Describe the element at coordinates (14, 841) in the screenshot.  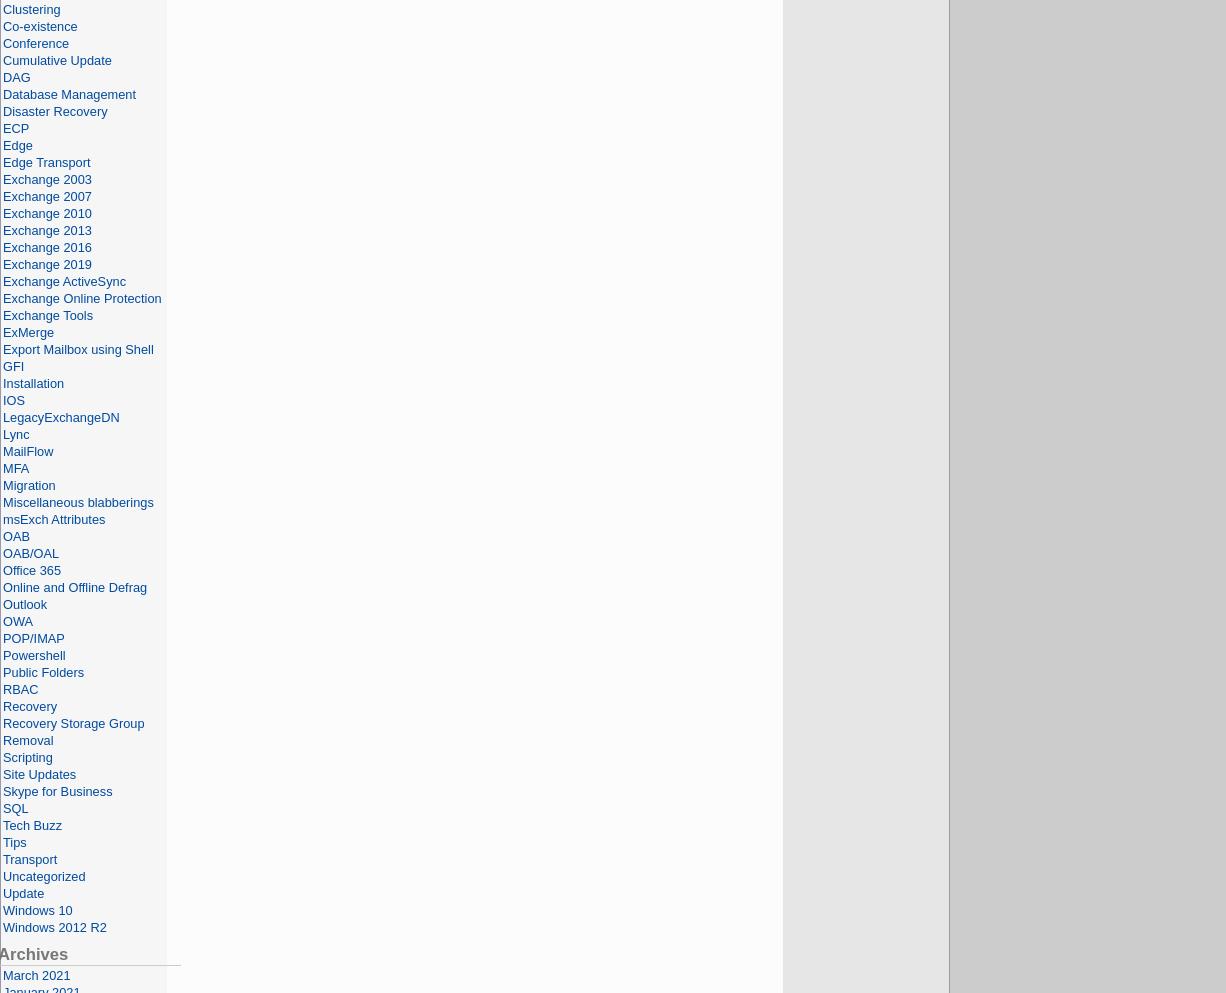
I see `'Tips'` at that location.